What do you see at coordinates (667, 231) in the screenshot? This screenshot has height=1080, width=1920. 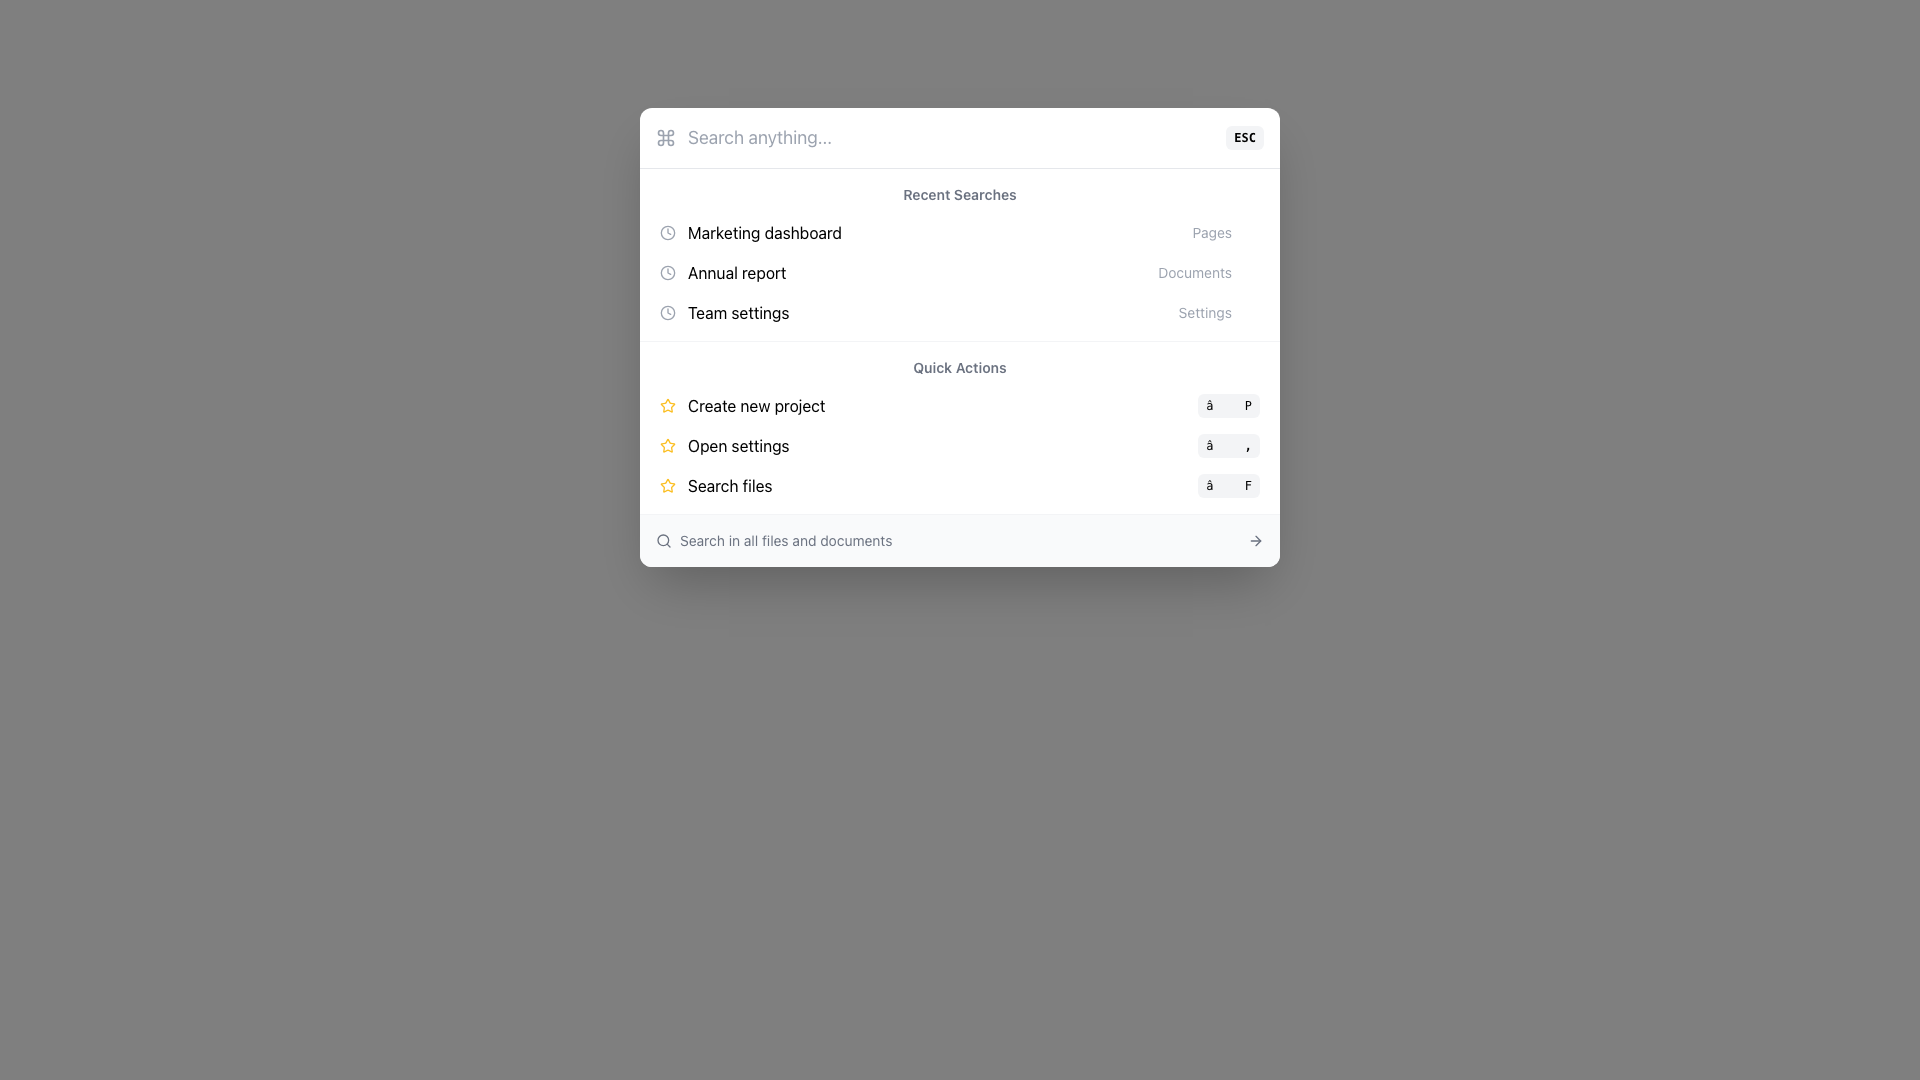 I see `the circular gray clock icon located at the leftmost part of the 'Marketing dashboard' row` at bounding box center [667, 231].